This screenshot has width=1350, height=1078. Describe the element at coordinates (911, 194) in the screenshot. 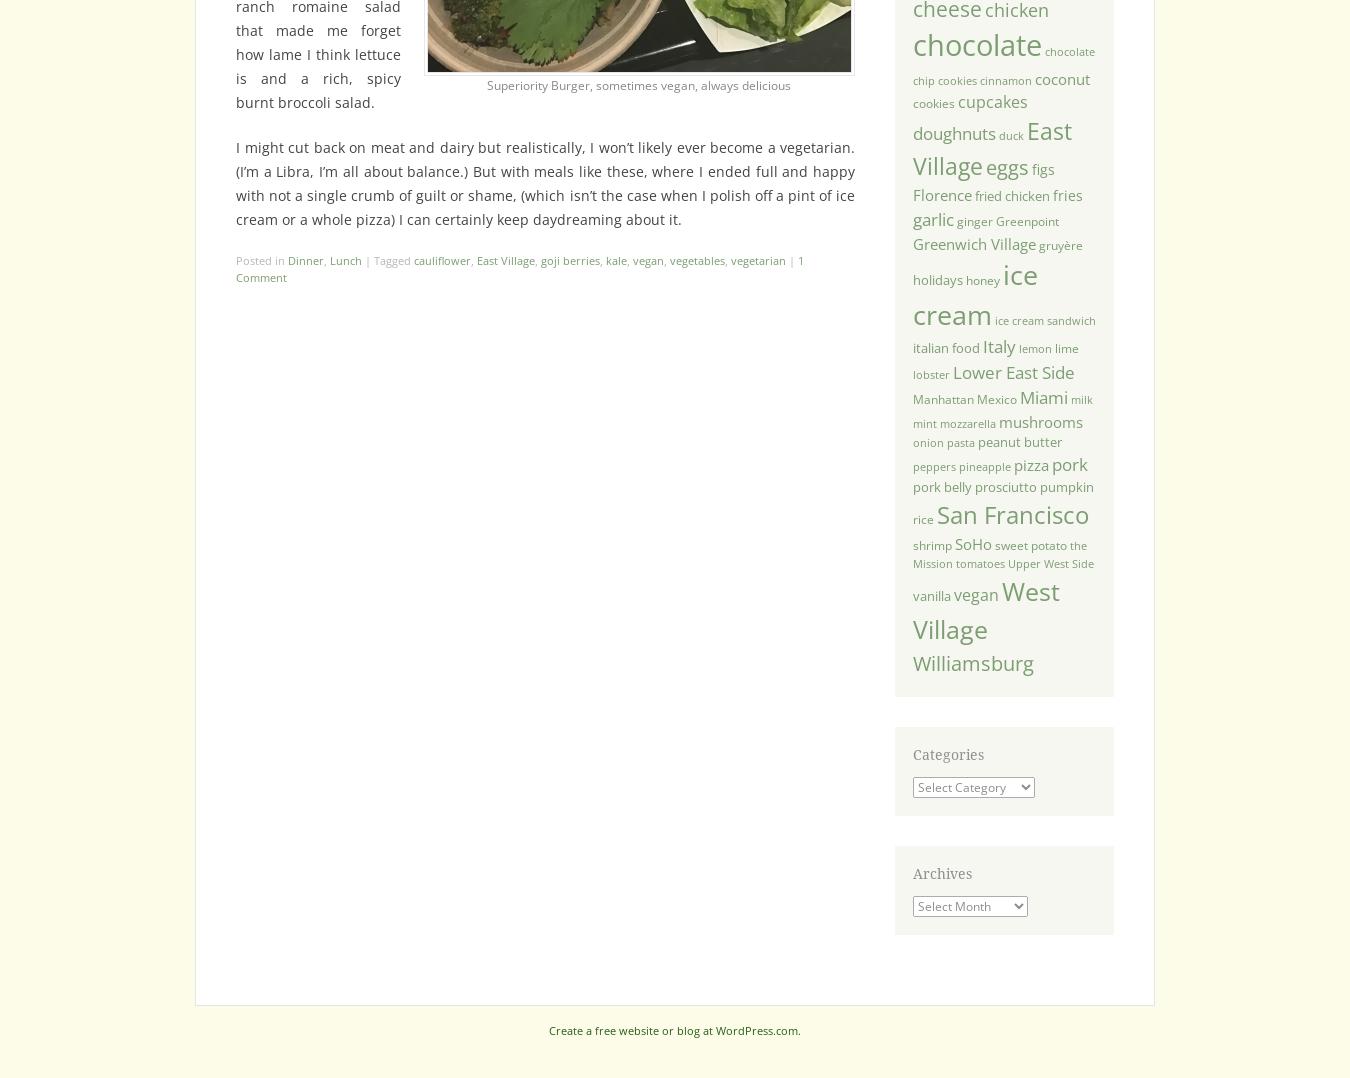

I see `'Florence'` at that location.